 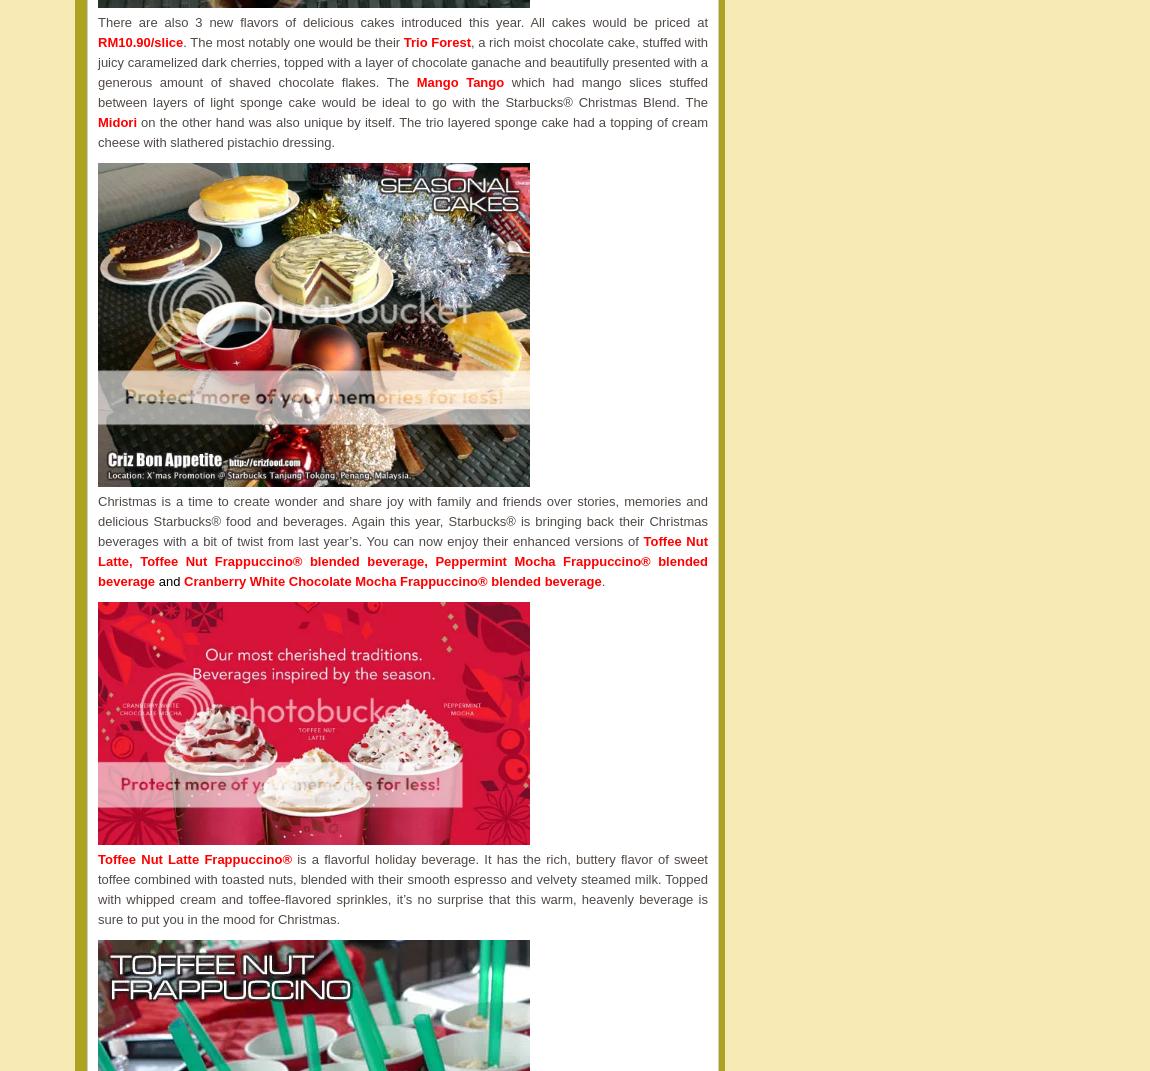 I want to click on 'and', so click(x=168, y=581).